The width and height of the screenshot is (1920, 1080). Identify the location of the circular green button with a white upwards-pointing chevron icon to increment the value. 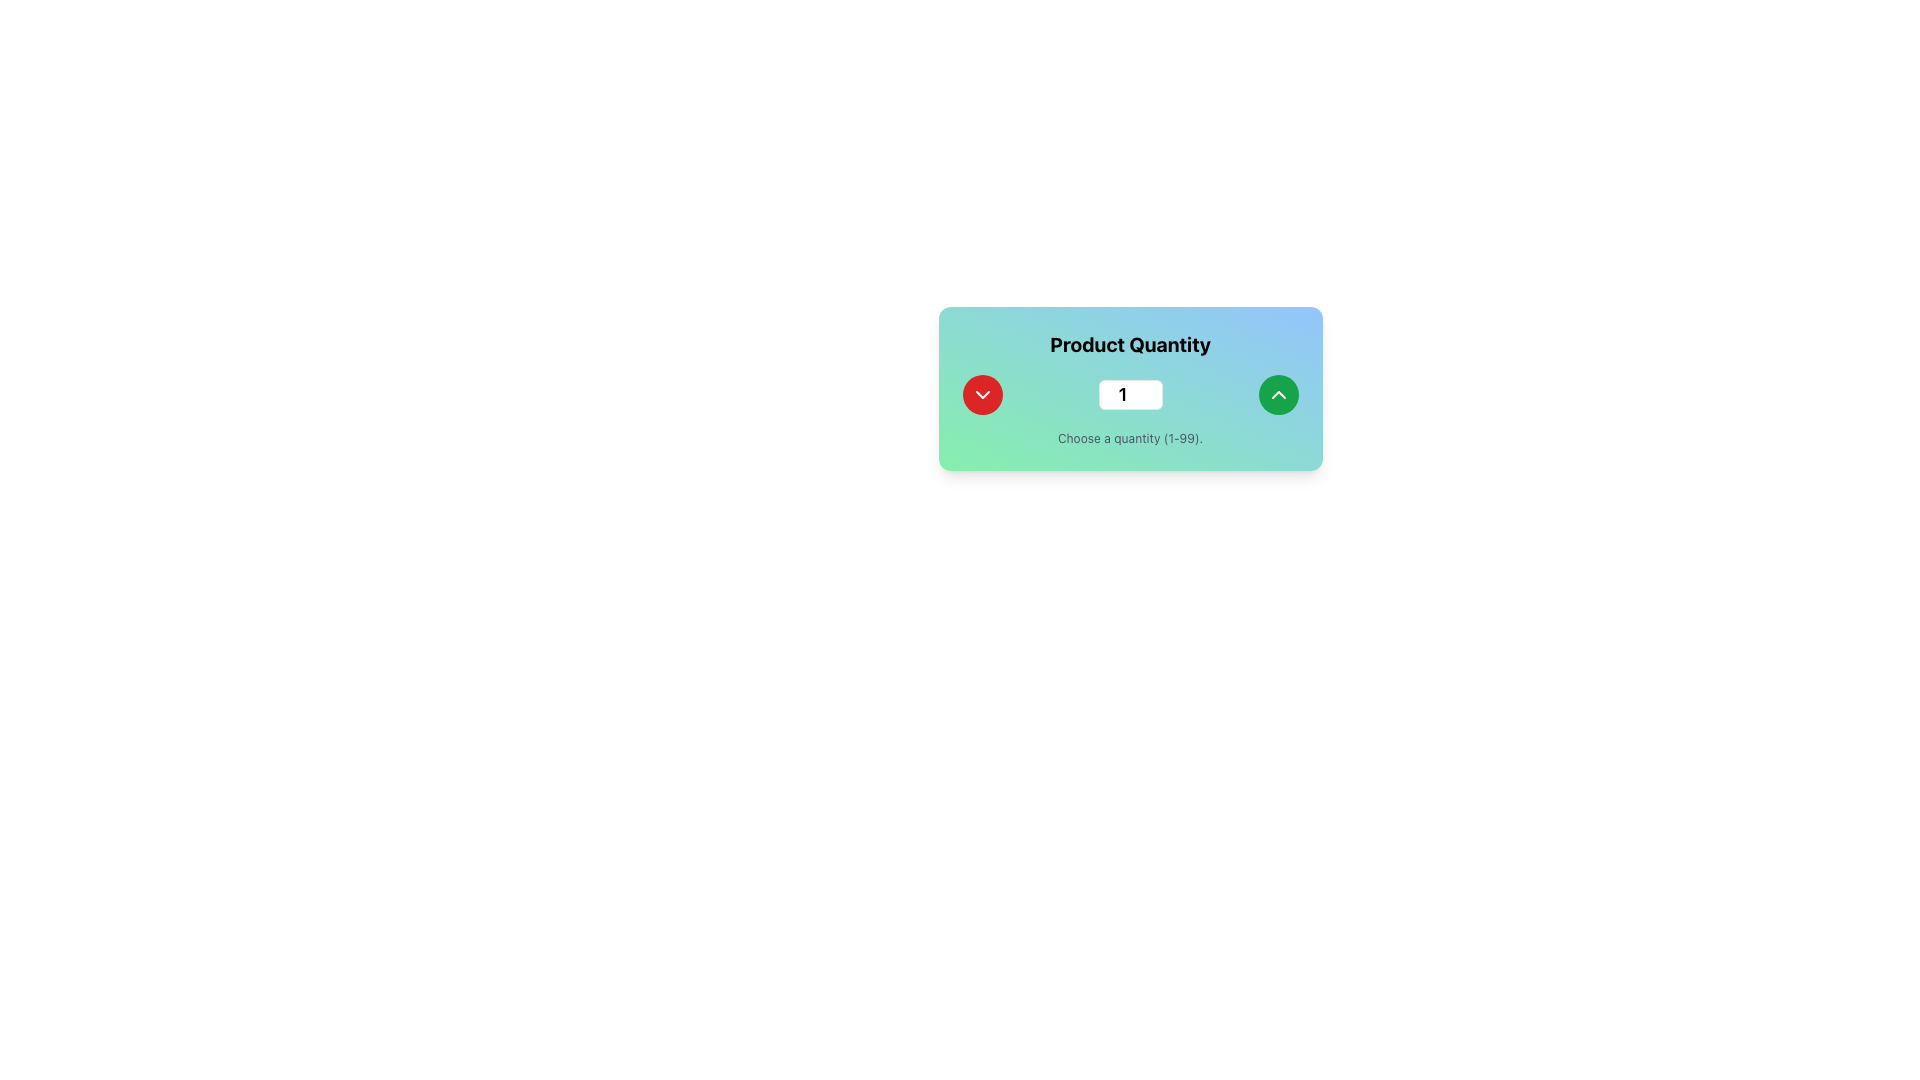
(1277, 394).